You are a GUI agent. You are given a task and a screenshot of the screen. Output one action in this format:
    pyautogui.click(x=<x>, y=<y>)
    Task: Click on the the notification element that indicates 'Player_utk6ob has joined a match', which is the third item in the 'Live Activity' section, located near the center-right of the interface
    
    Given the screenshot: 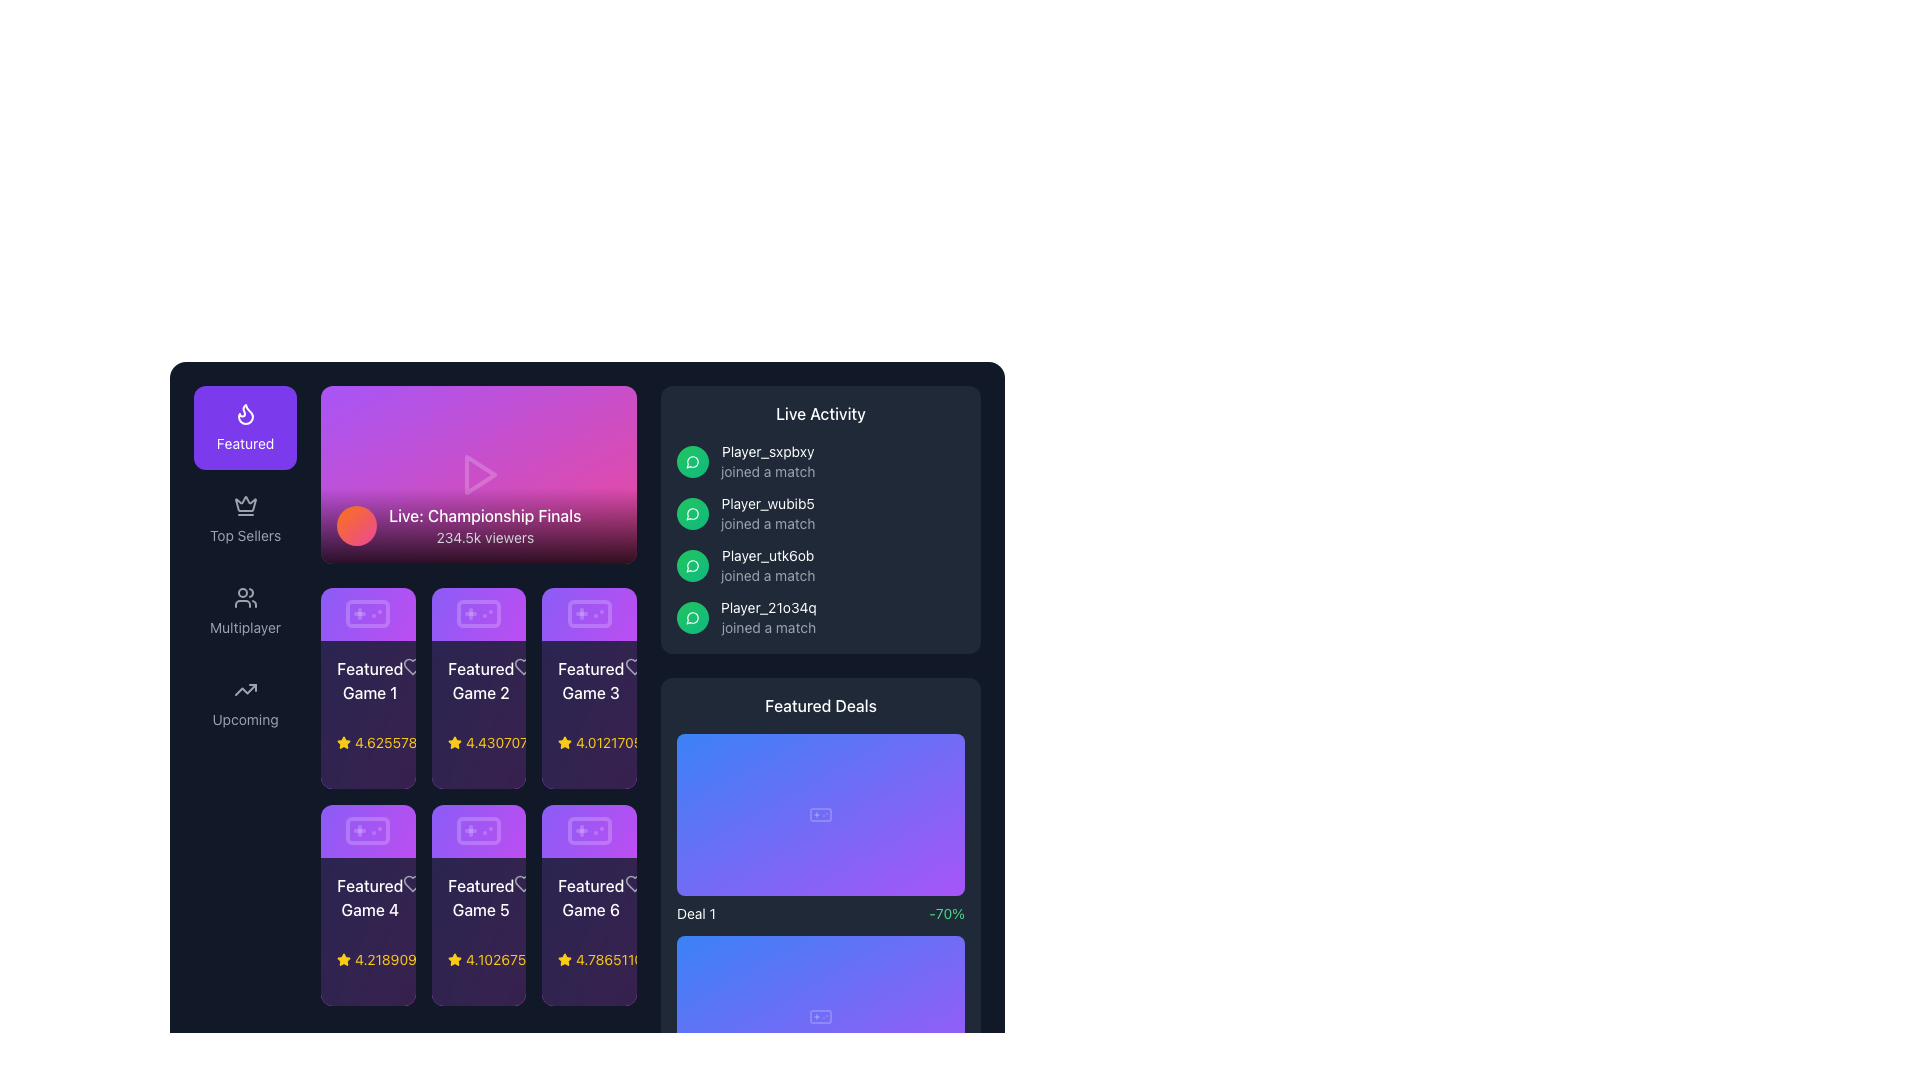 What is the action you would take?
    pyautogui.click(x=820, y=566)
    